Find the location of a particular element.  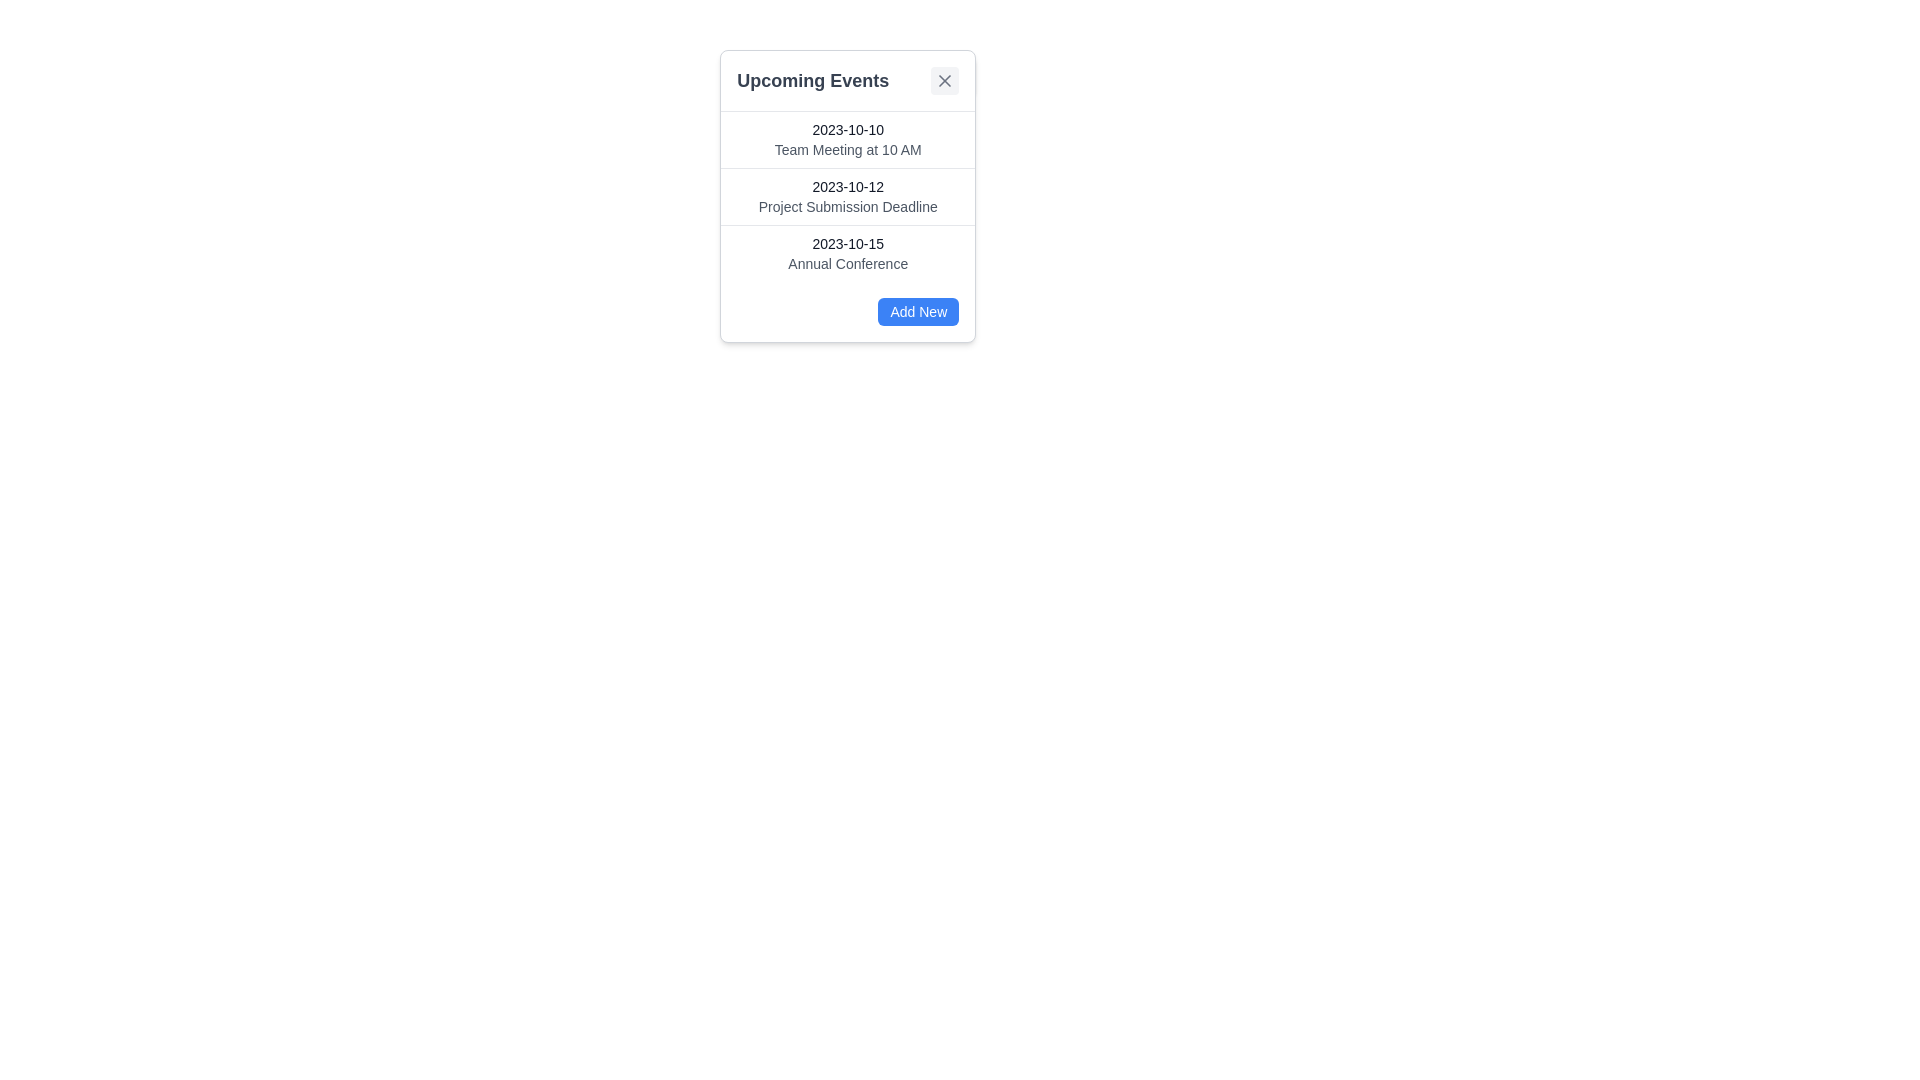

the close button in the top-right corner of the 'Upcoming Events' card is located at coordinates (944, 80).